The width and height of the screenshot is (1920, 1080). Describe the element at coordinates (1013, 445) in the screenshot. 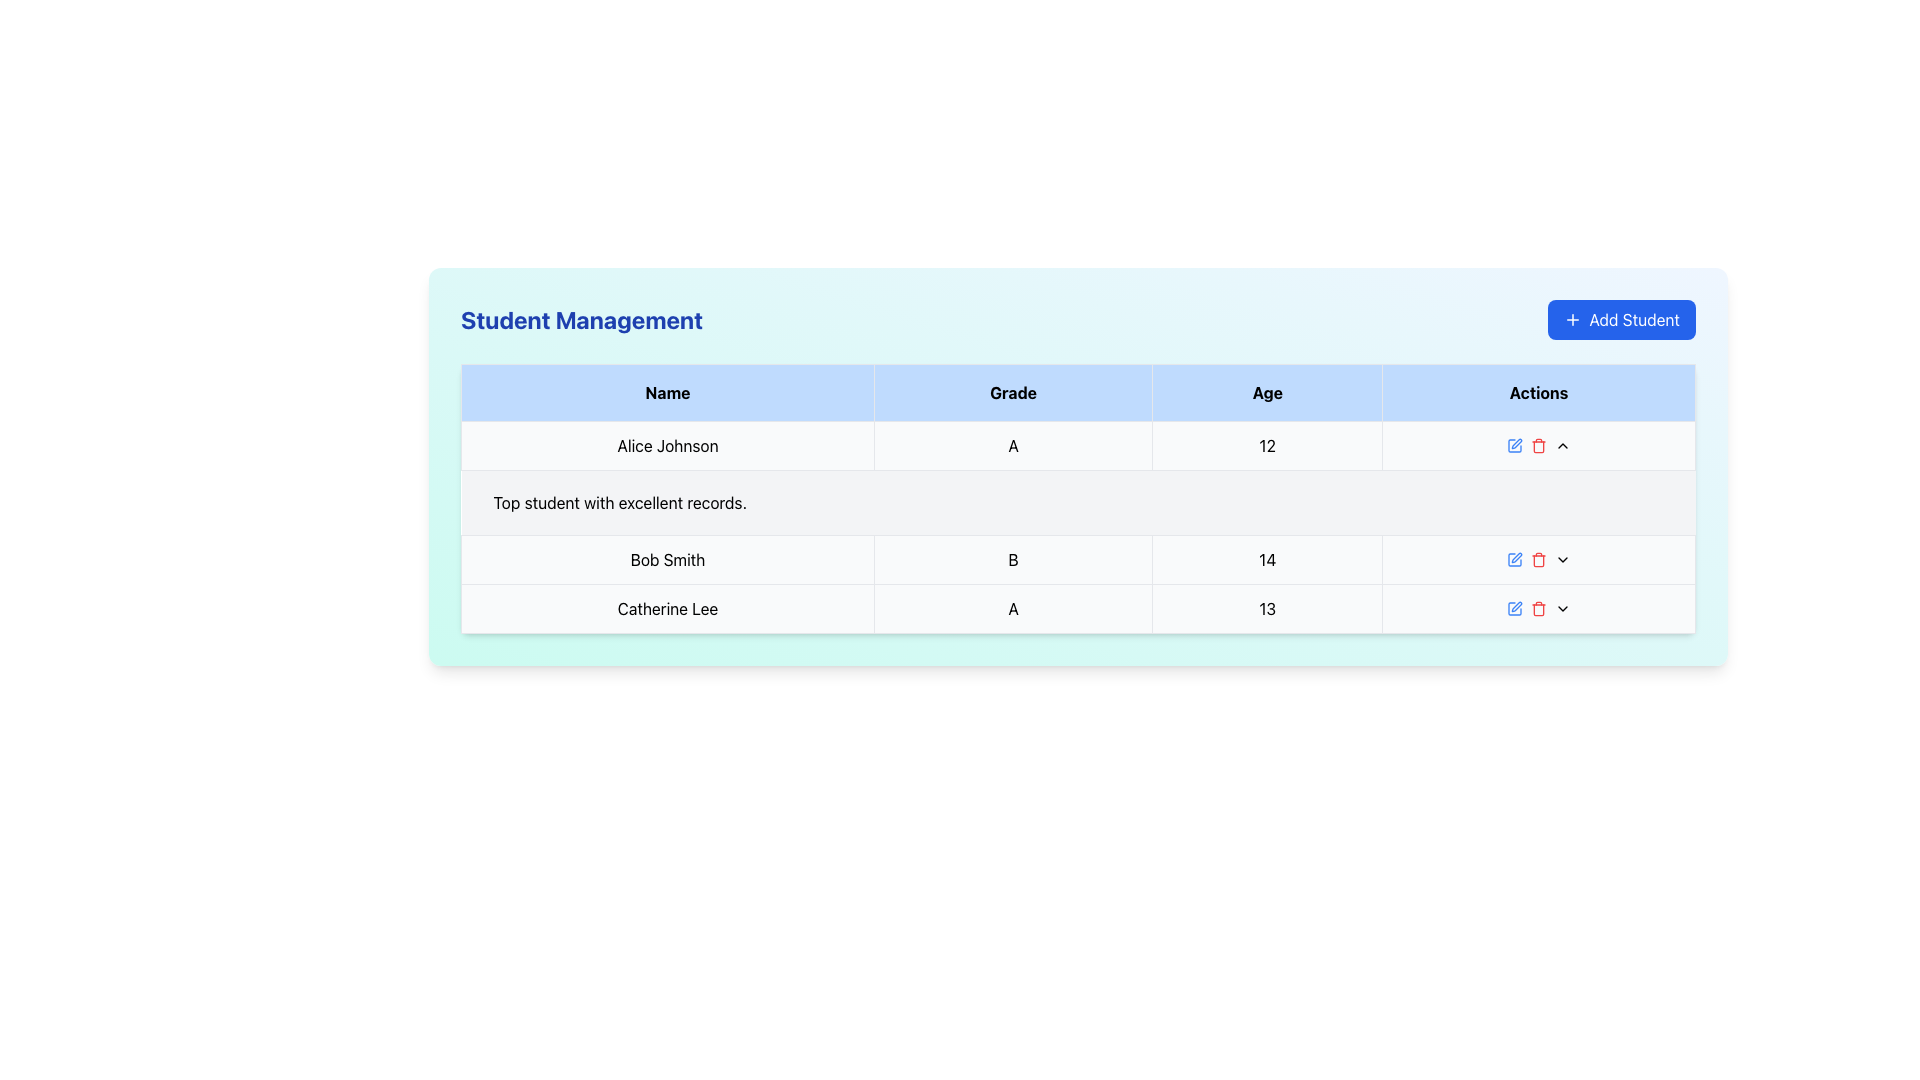

I see `the static text element displaying the character 'A' in the 'Grade' column of the table, which is centered within a light gray rectangular UI component` at that location.